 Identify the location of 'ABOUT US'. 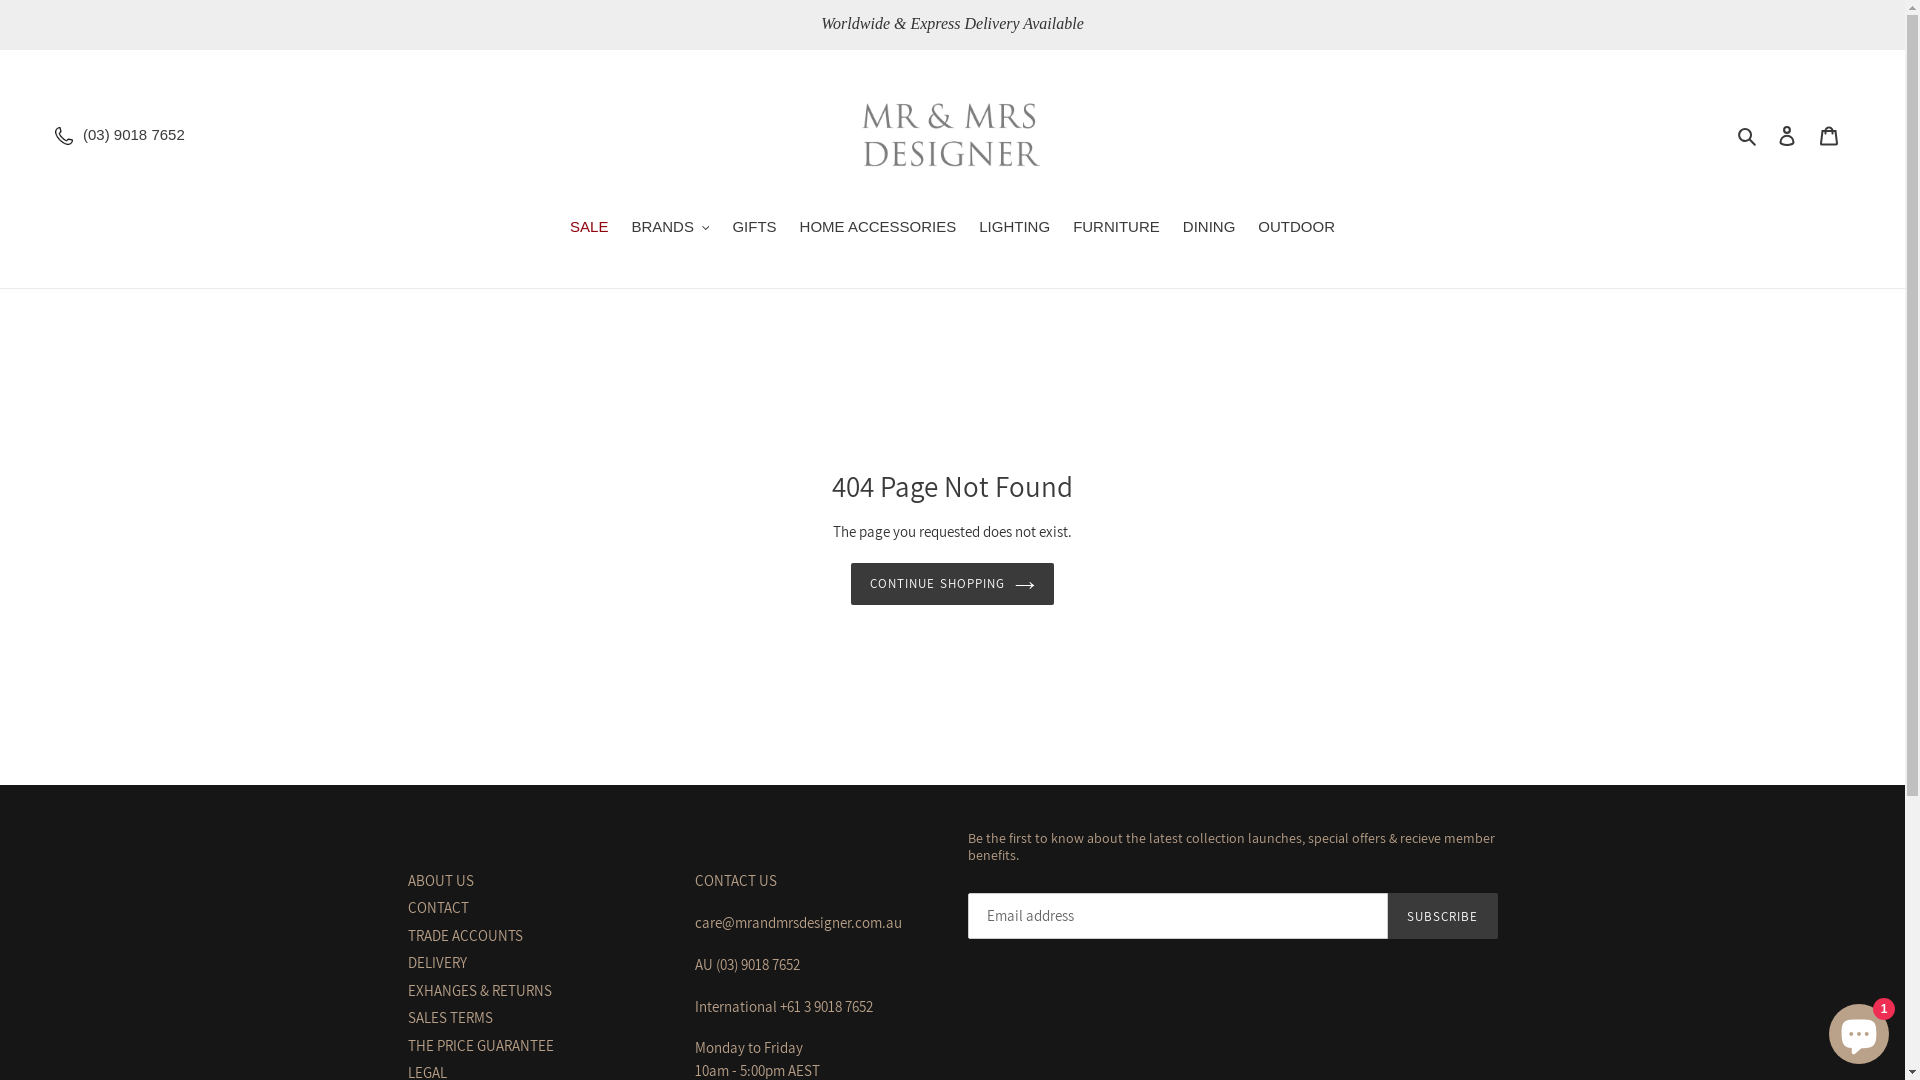
(440, 879).